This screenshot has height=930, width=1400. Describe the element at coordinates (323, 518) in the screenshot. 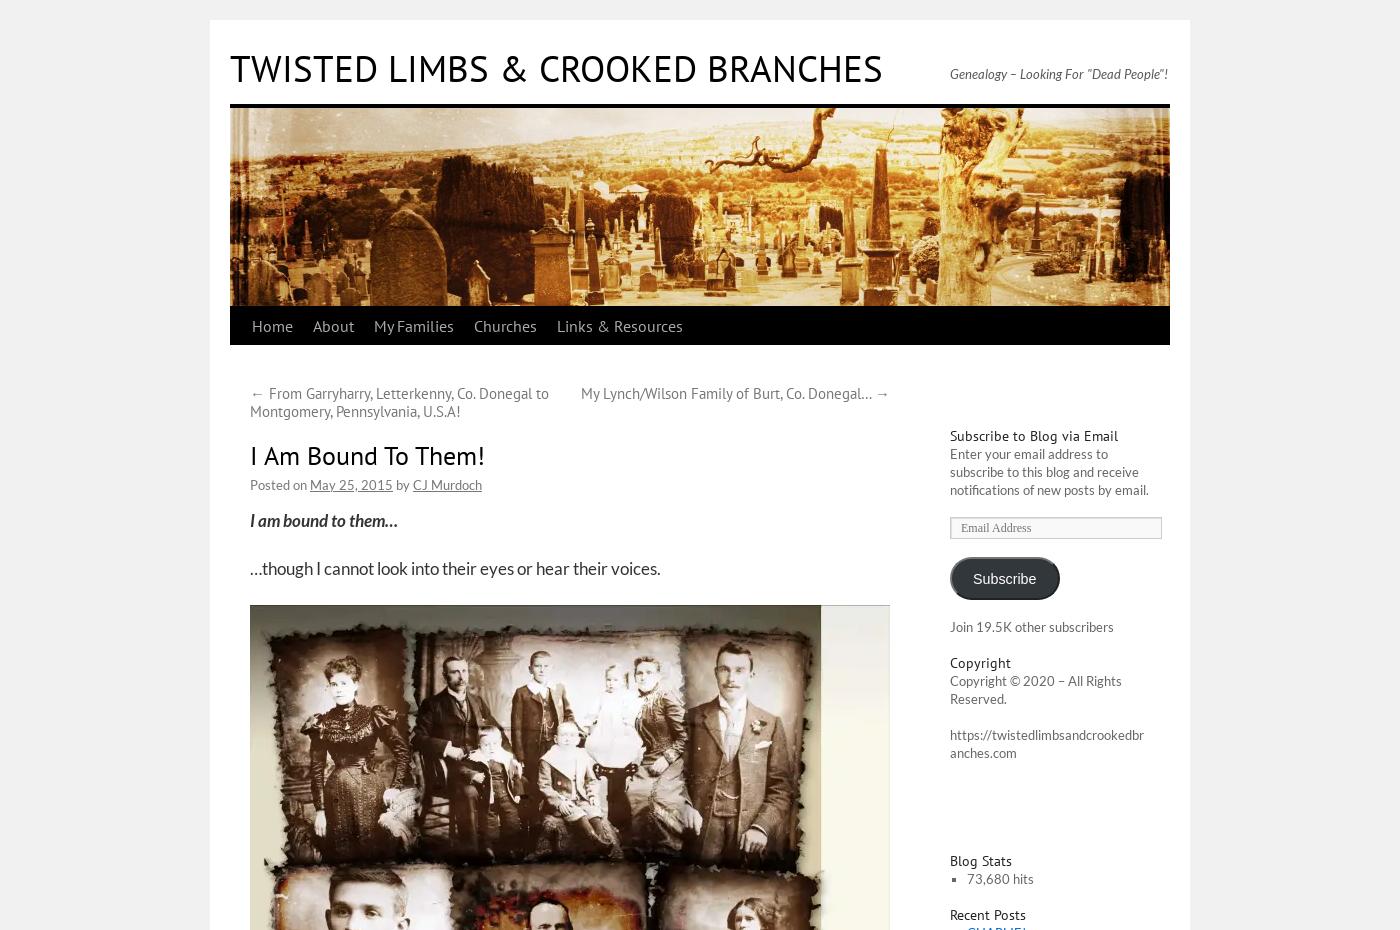

I see `'I am bound to them…'` at that location.